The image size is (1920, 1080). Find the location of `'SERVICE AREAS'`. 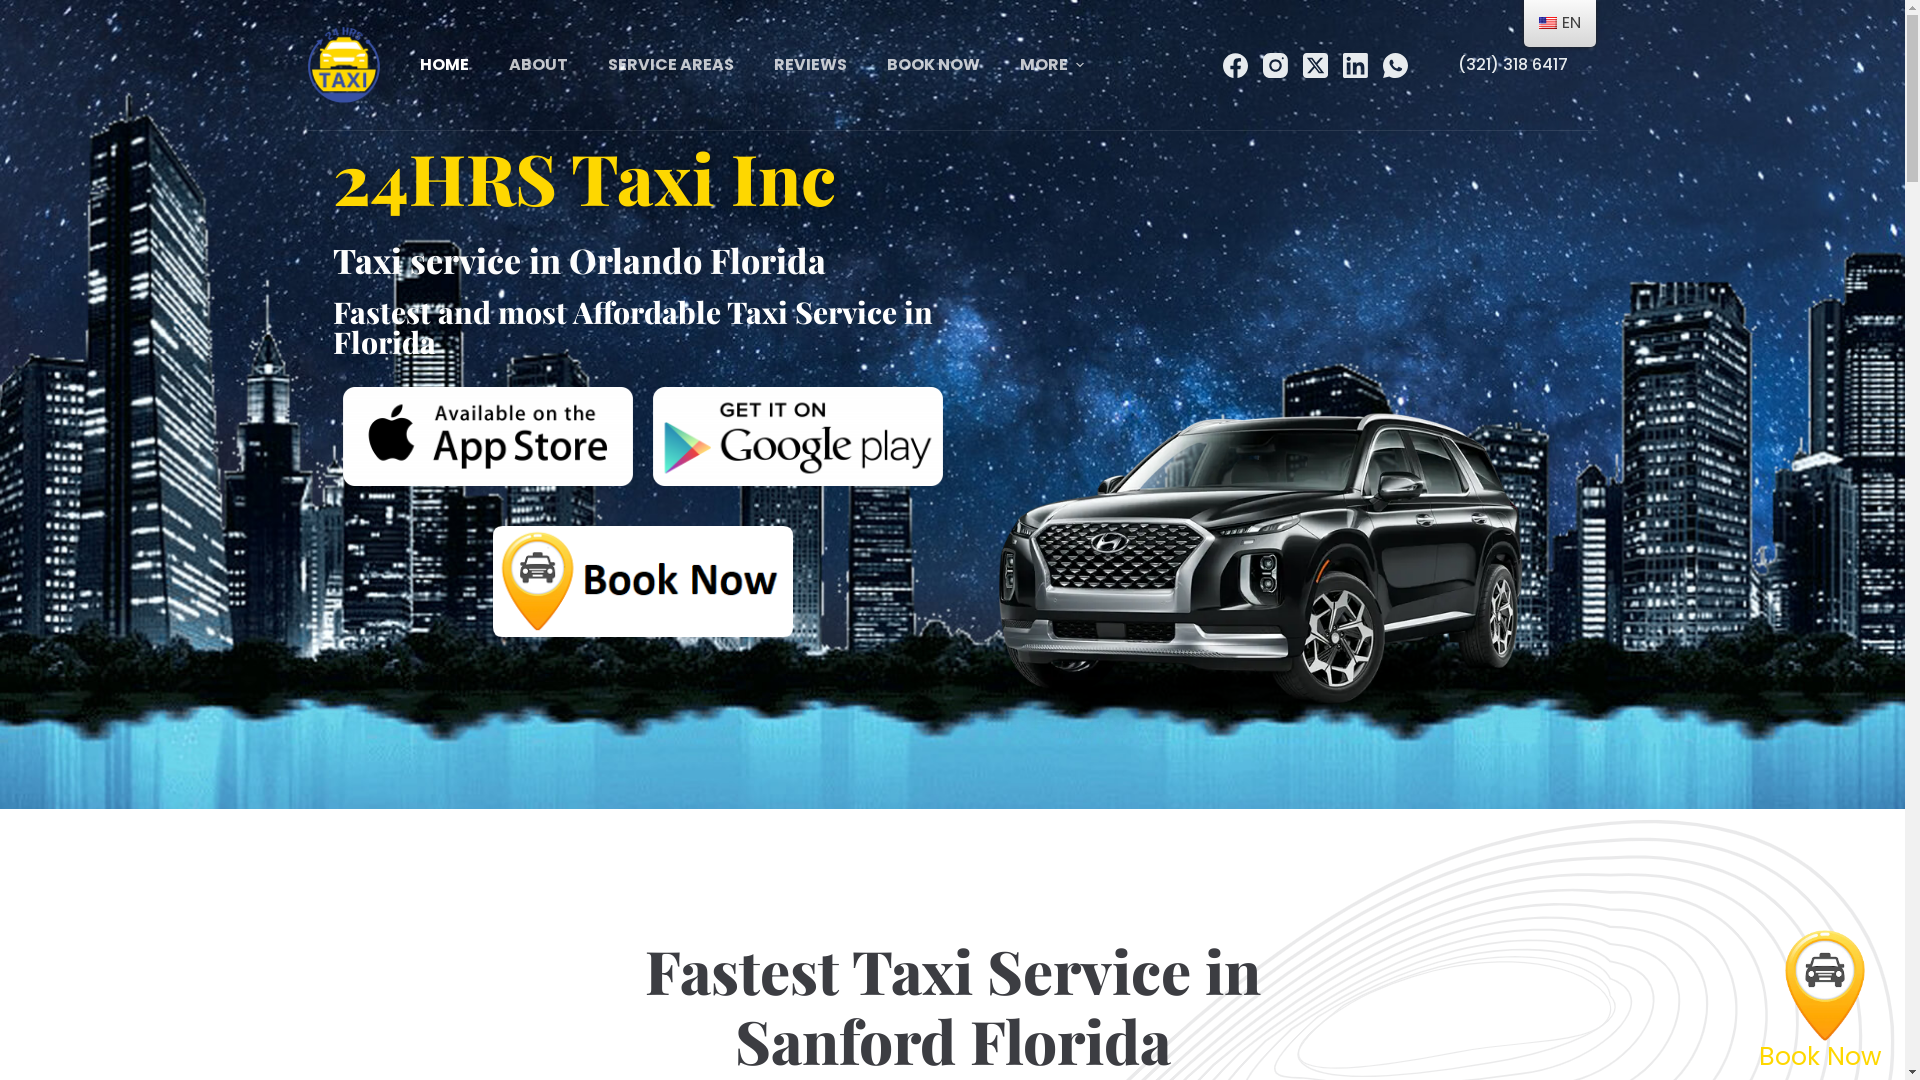

'SERVICE AREAS' is located at coordinates (671, 64).